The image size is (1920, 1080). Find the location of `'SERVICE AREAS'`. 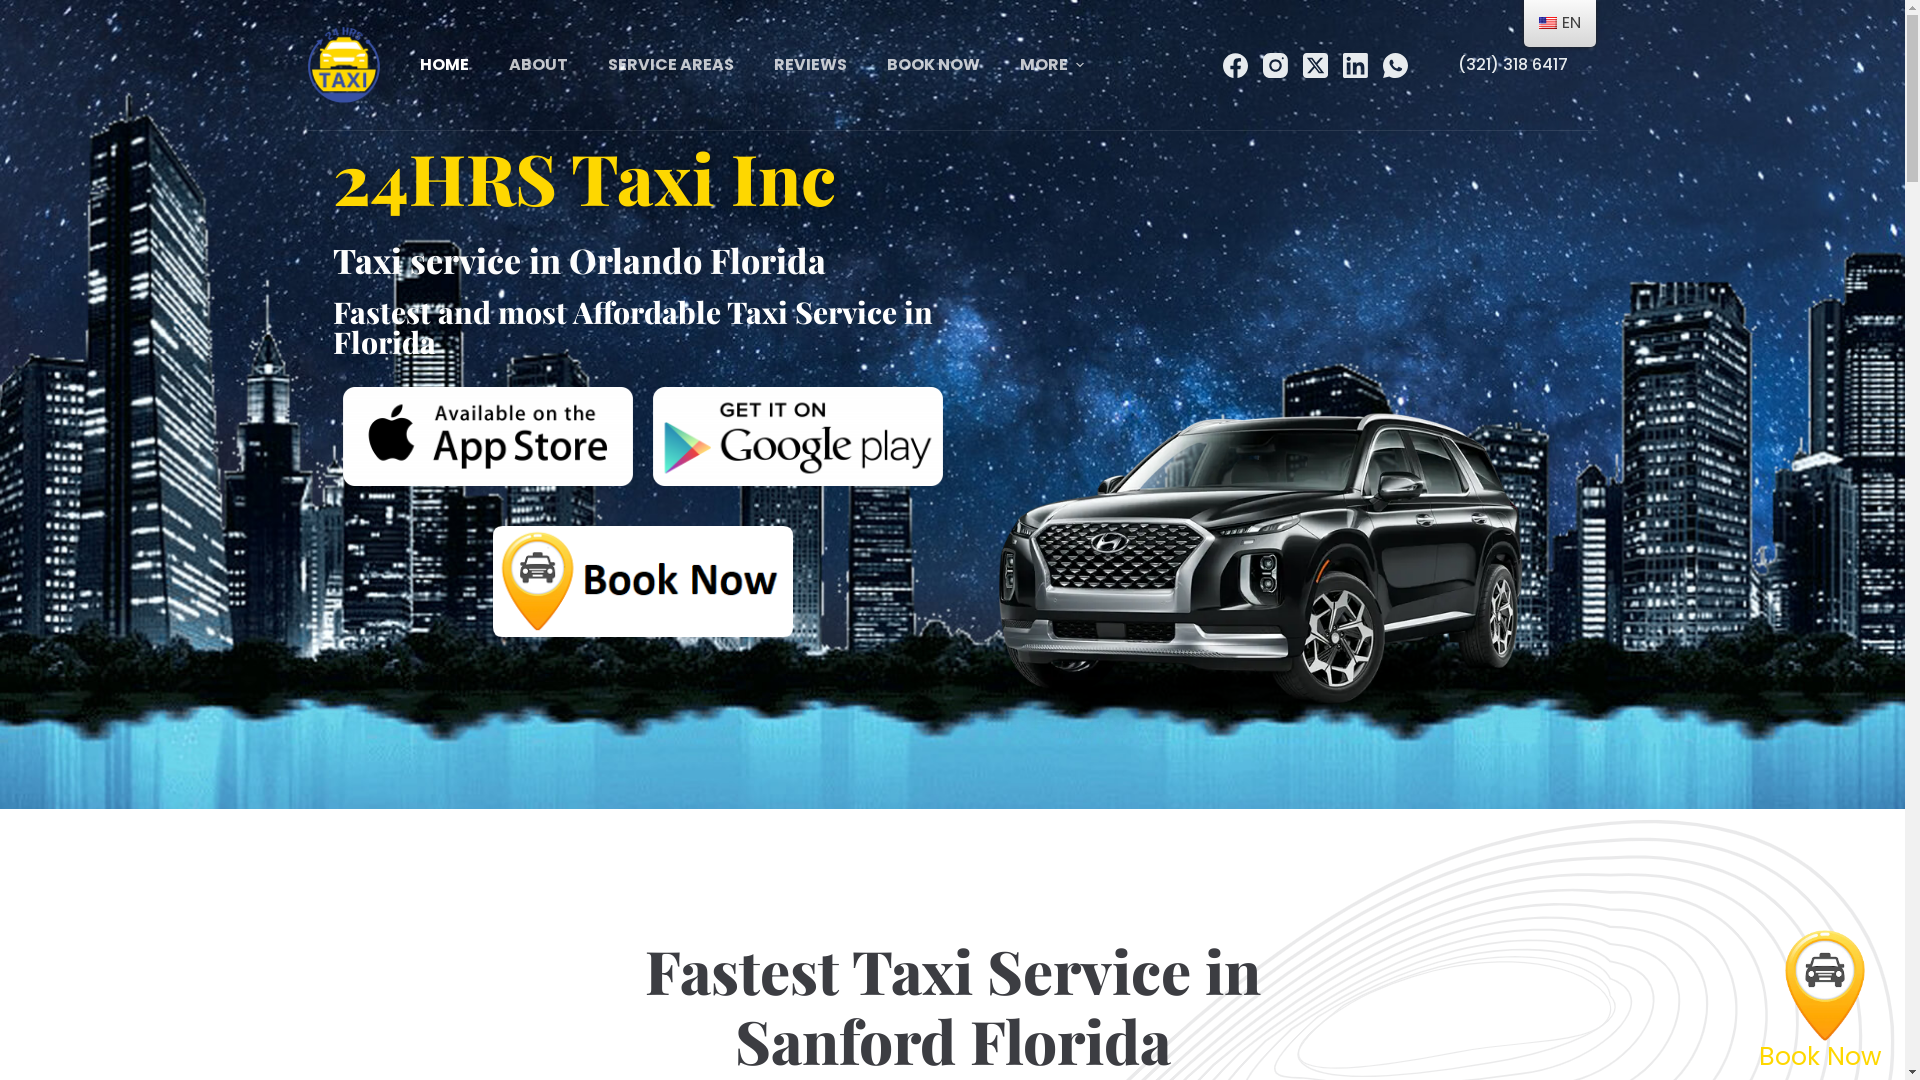

'SERVICE AREAS' is located at coordinates (671, 64).